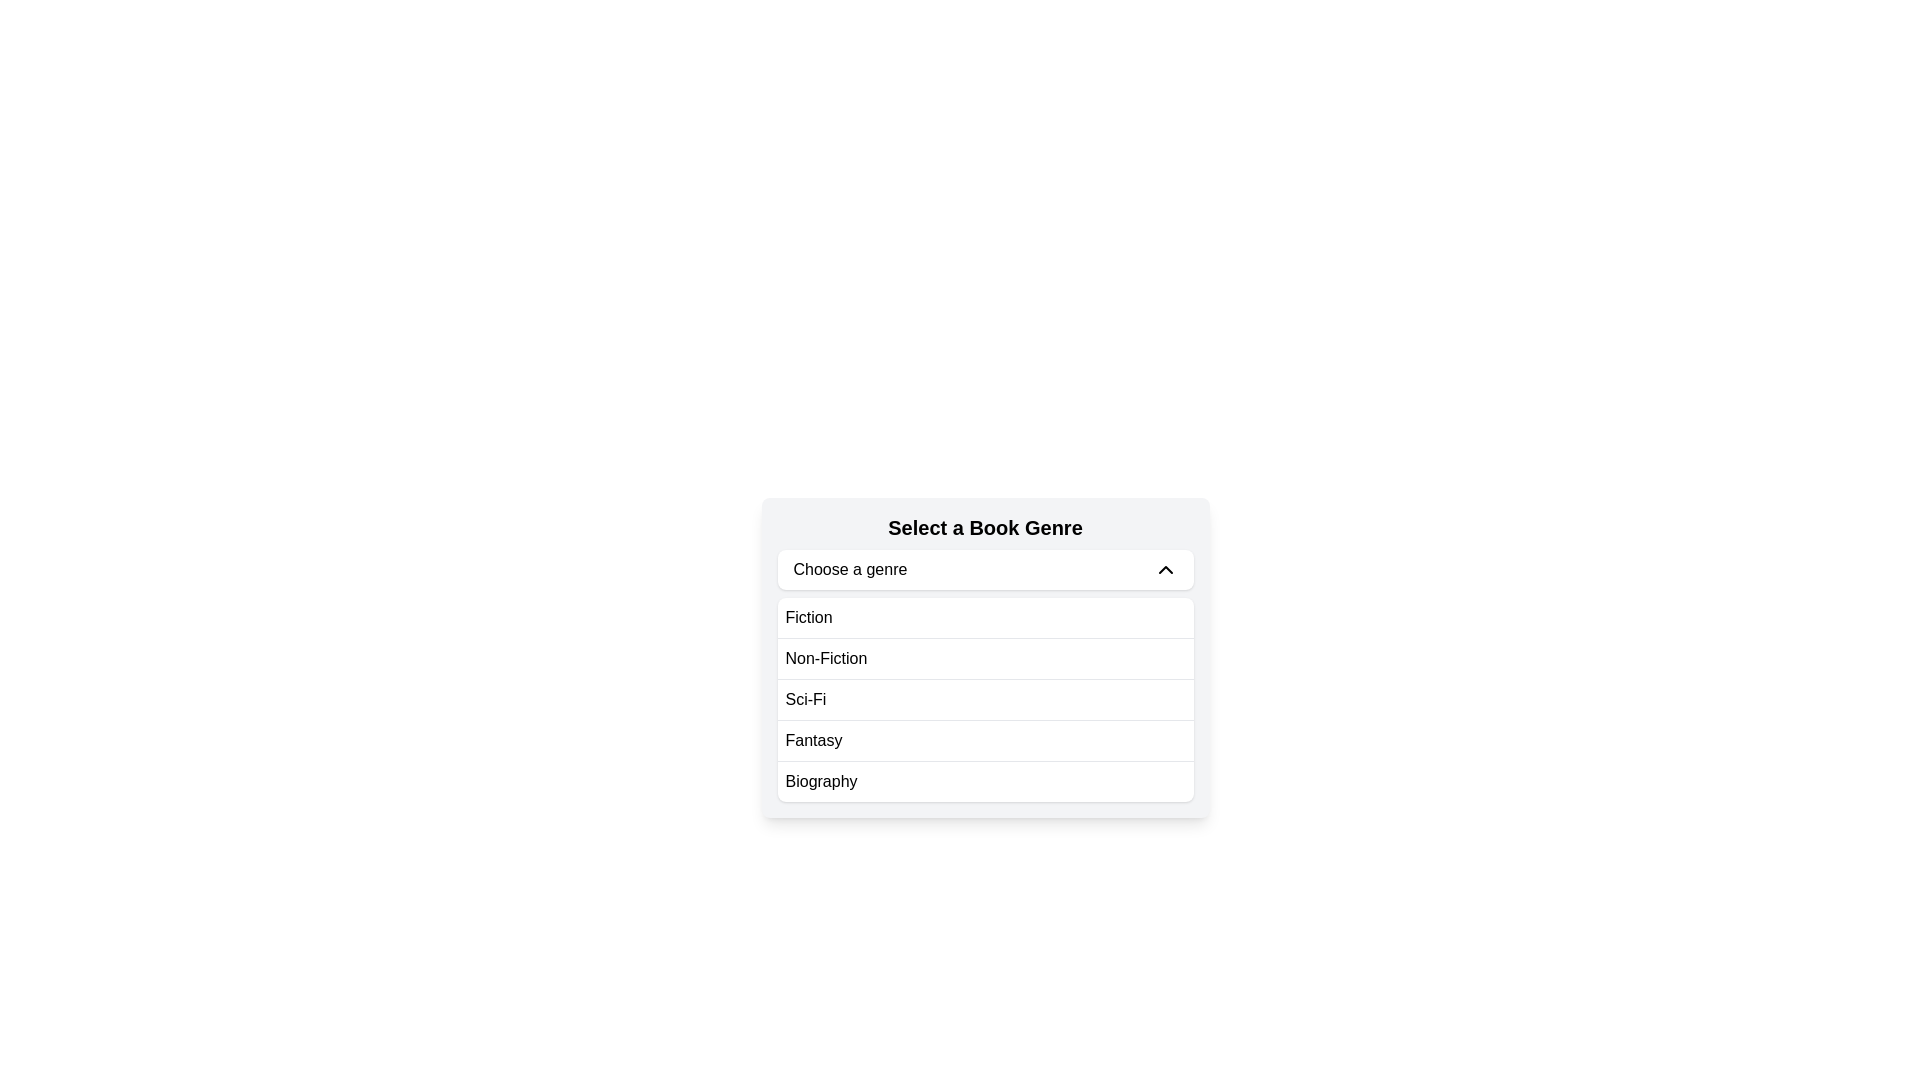 This screenshot has width=1920, height=1080. I want to click on the 'Biography' genre option in the dropdown list, so click(821, 781).